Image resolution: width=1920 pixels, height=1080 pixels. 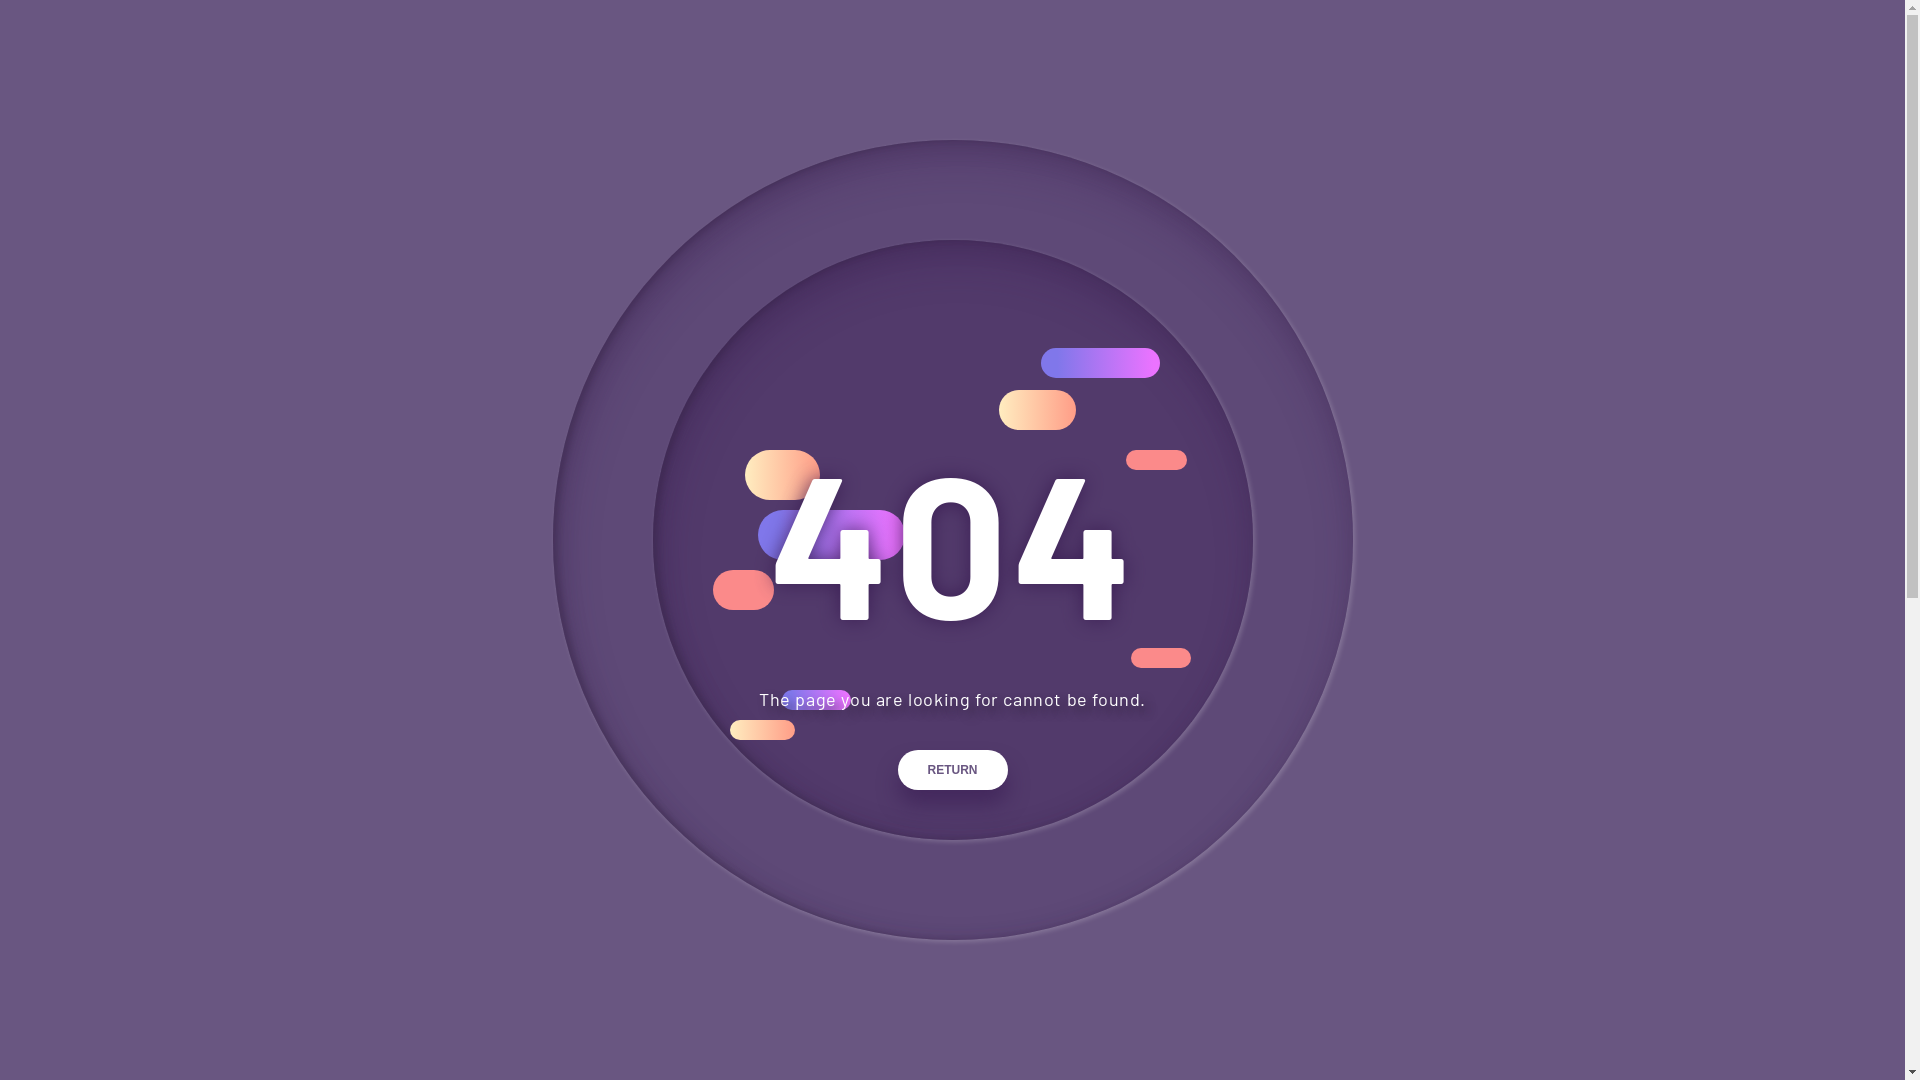 I want to click on 'RETURN', so click(x=952, y=769).